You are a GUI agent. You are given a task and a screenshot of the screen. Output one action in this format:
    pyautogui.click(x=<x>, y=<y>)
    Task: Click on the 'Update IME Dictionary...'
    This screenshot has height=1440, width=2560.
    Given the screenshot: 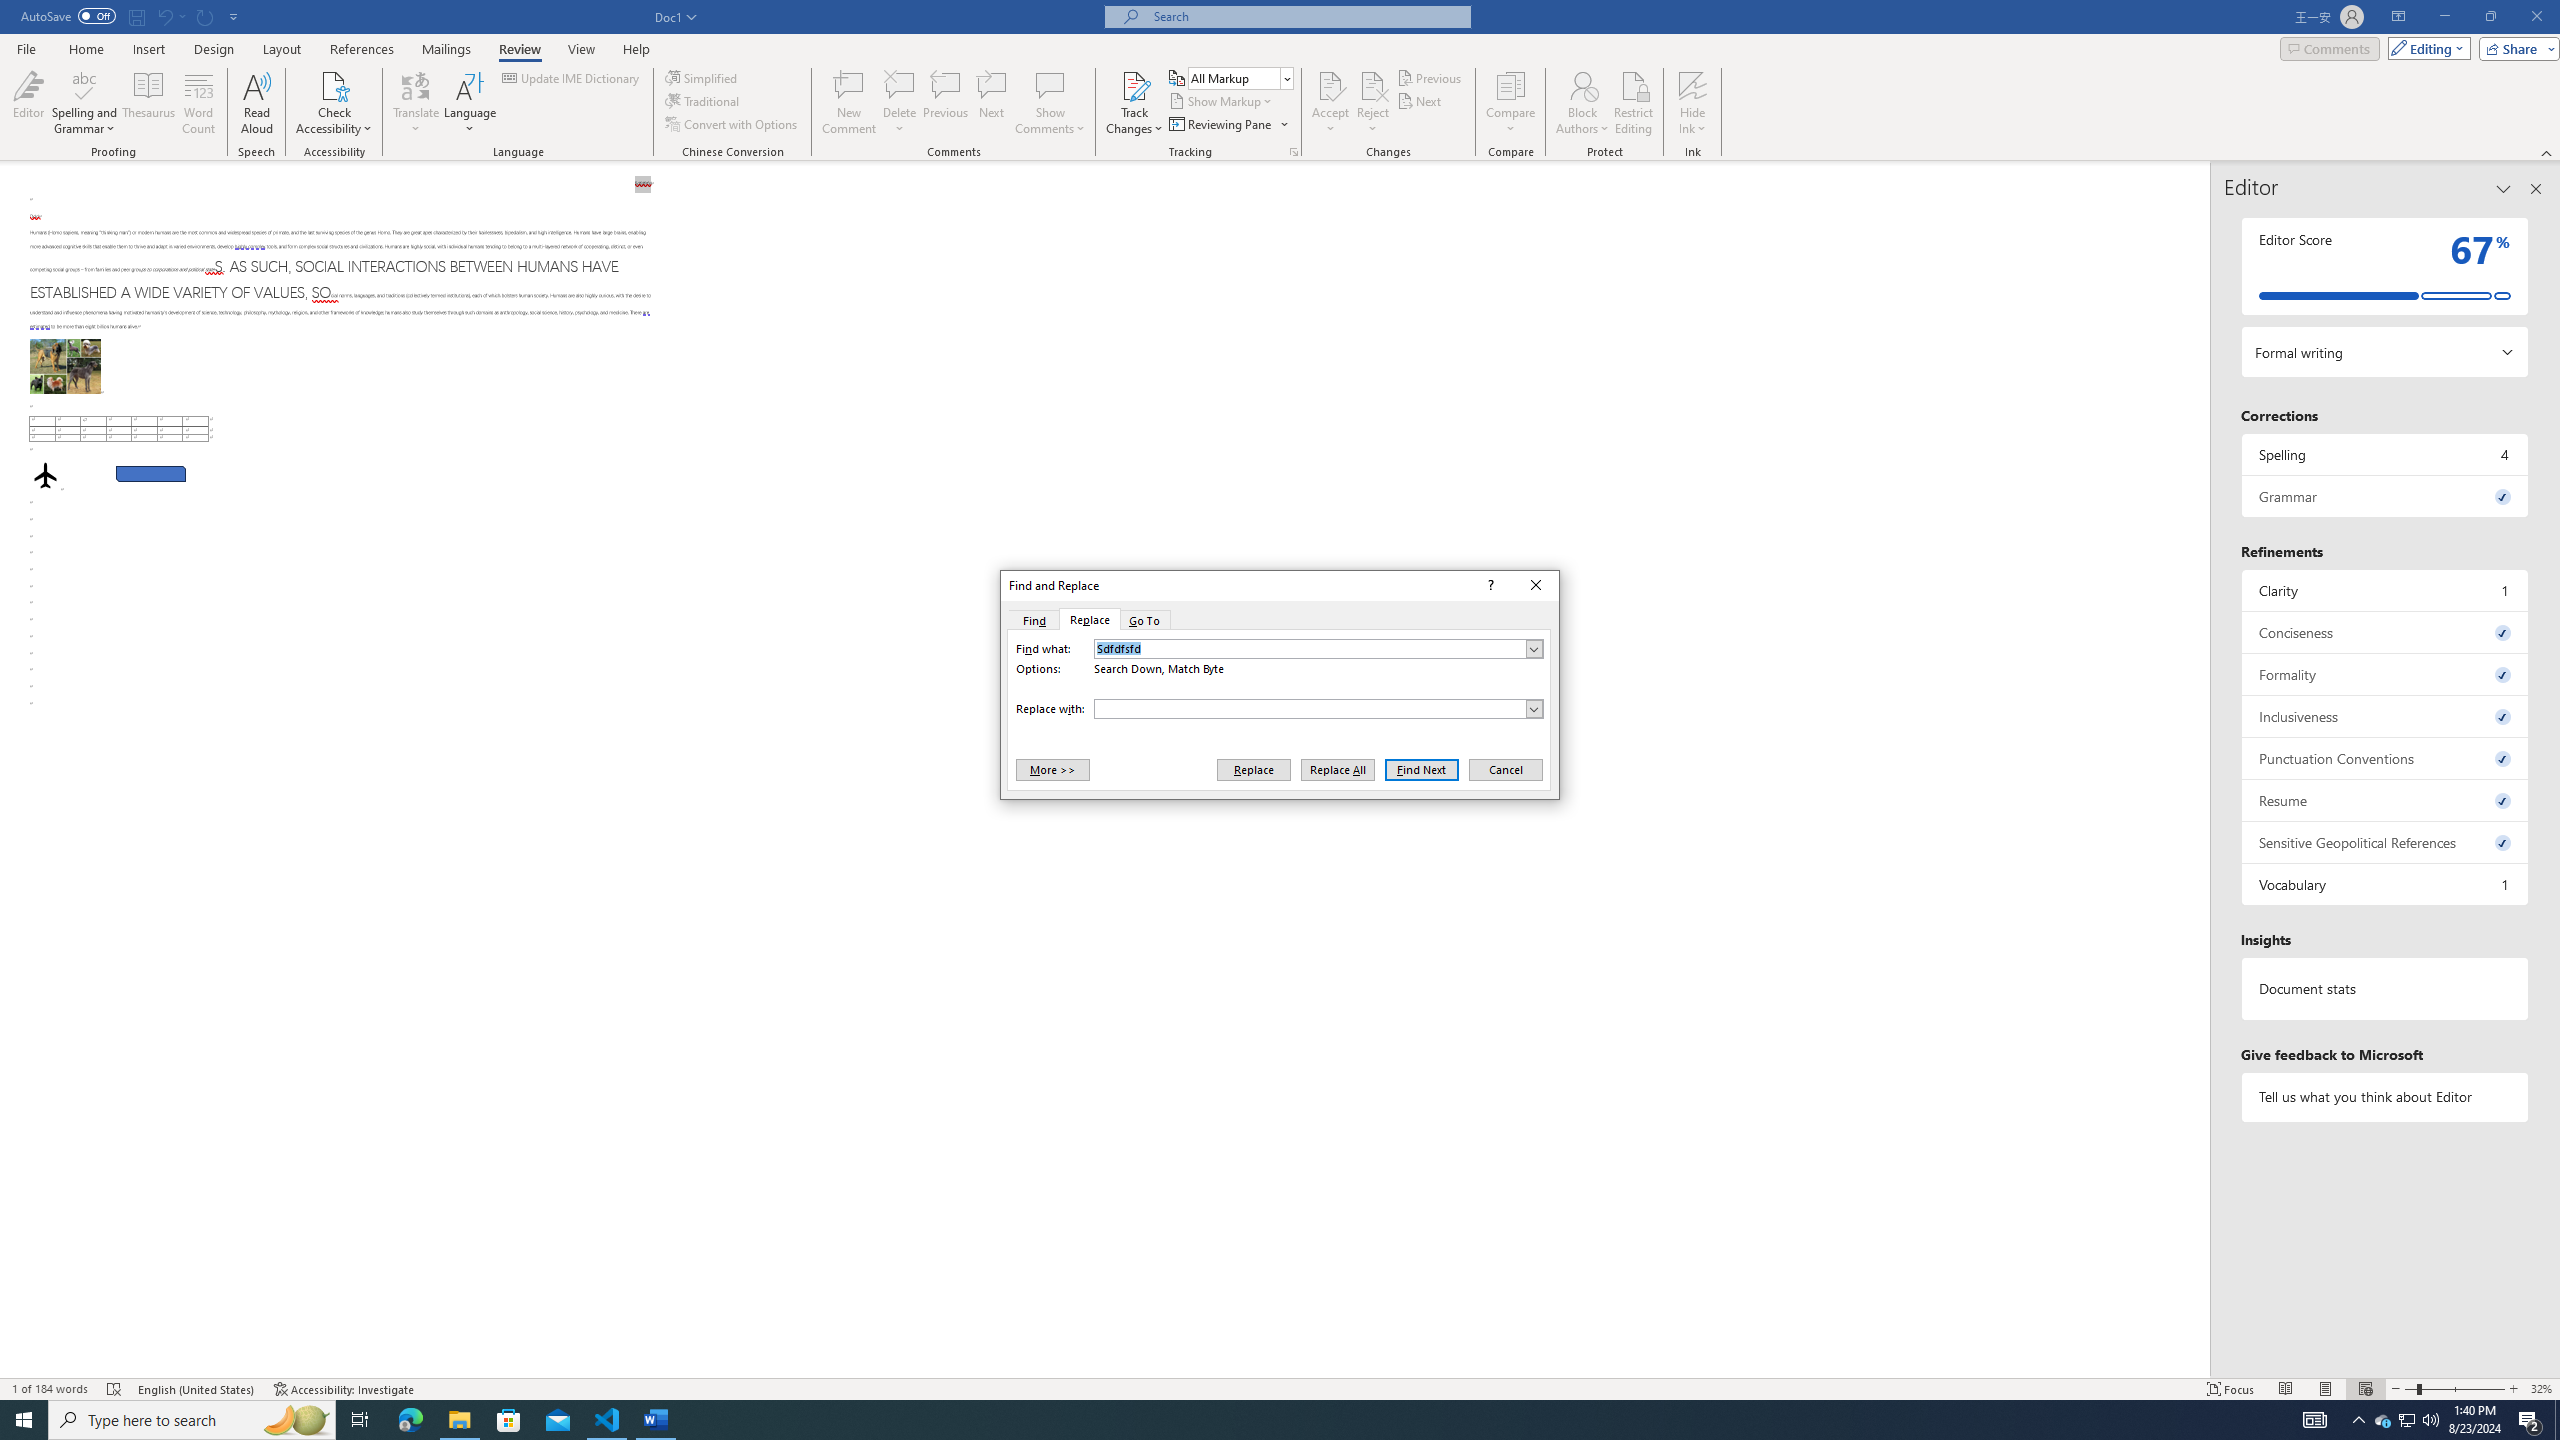 What is the action you would take?
    pyautogui.click(x=571, y=77)
    